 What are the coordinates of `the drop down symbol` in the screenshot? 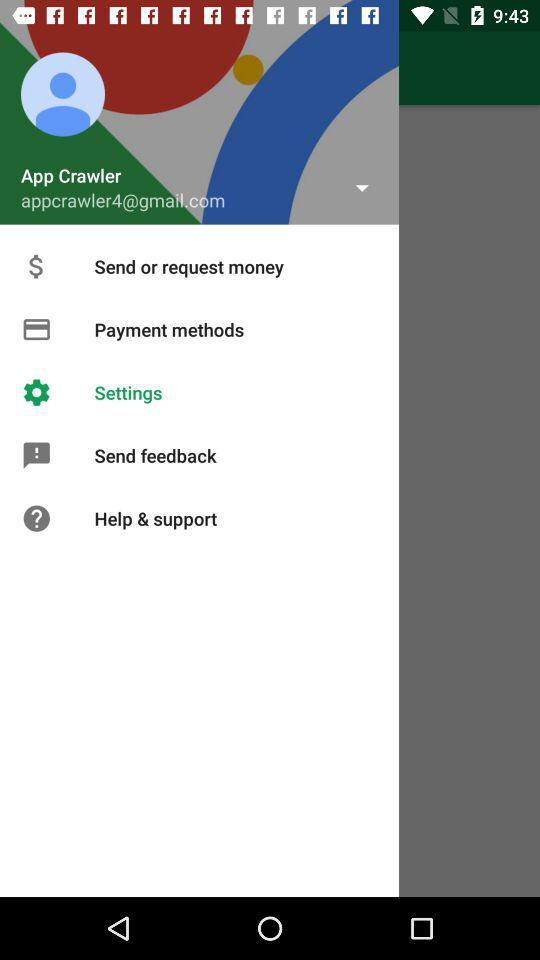 It's located at (361, 187).